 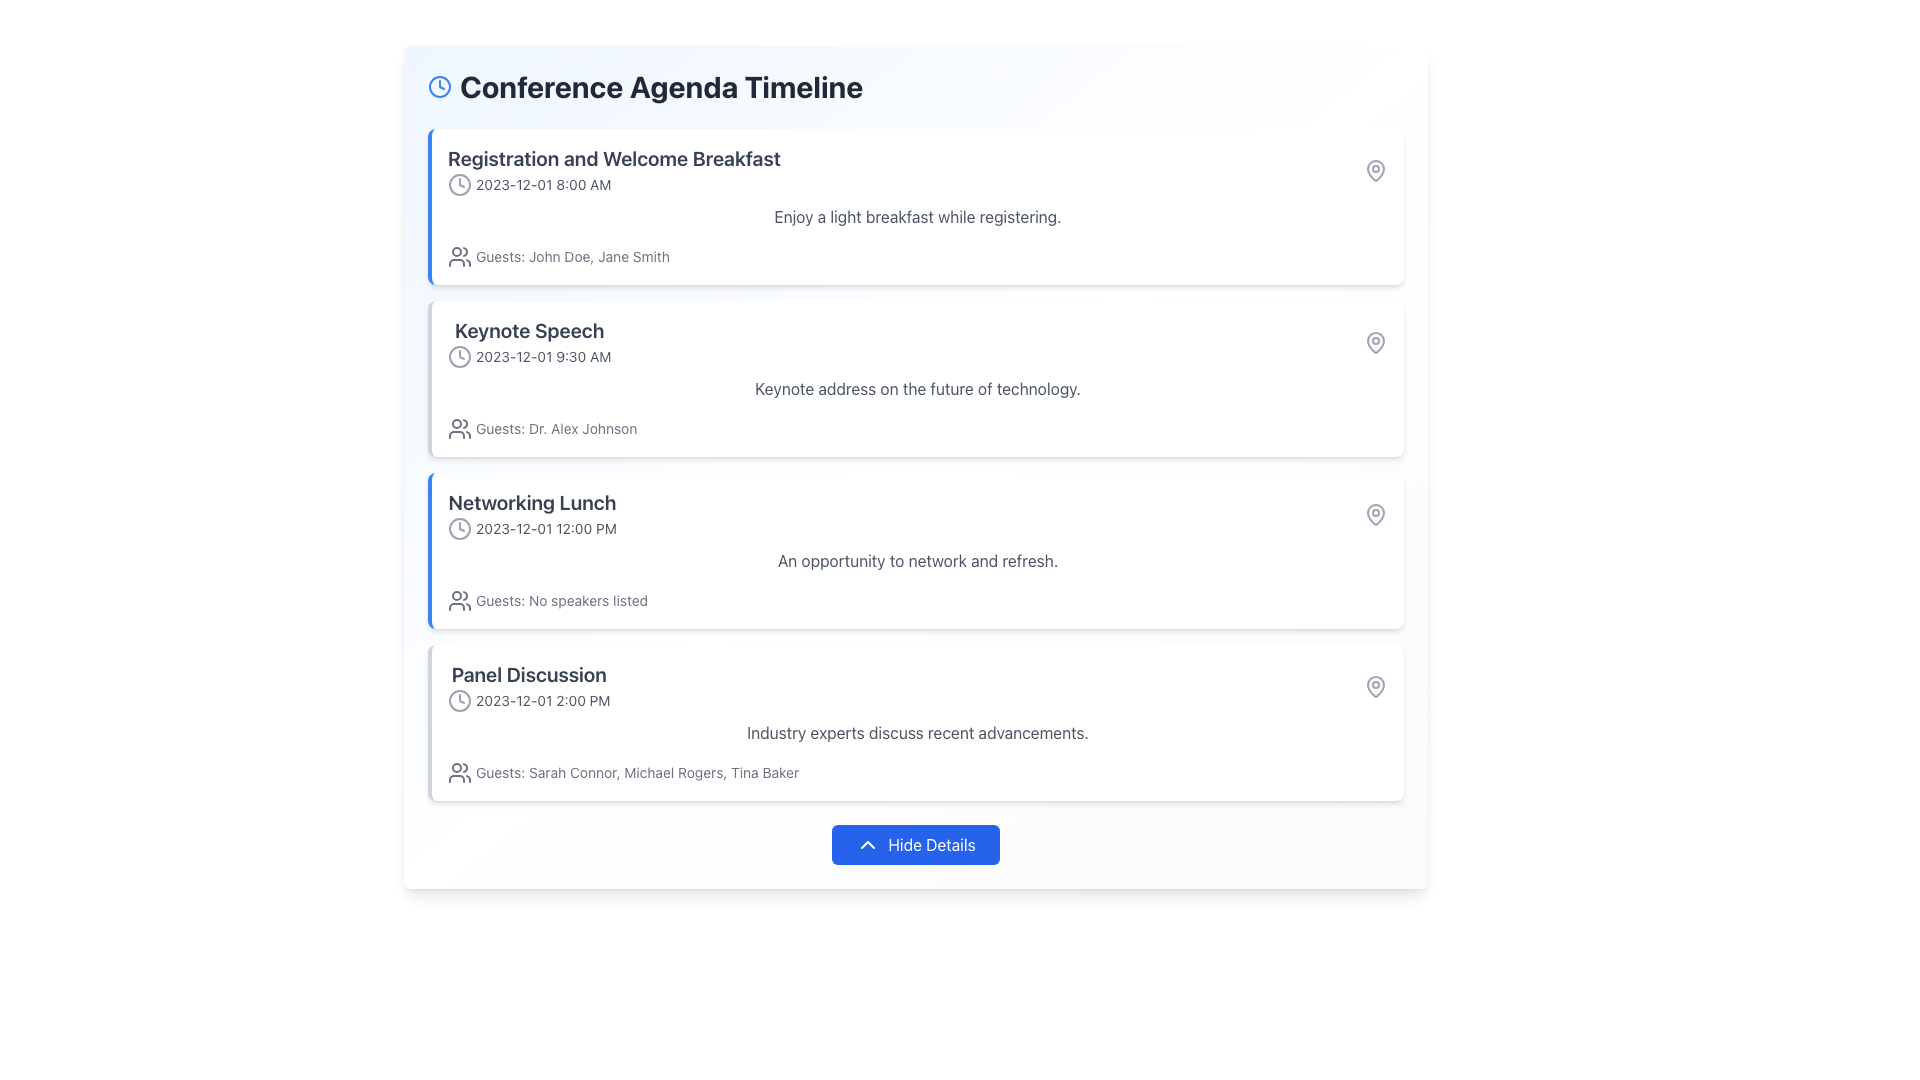 What do you see at coordinates (459, 771) in the screenshot?
I see `the SVG icon representing a group of people, which is located to the left of the text 'Guests: Sarah Connor, Michael Rogers, Tina Baker' within the 'Panel Discussion' panel` at bounding box center [459, 771].